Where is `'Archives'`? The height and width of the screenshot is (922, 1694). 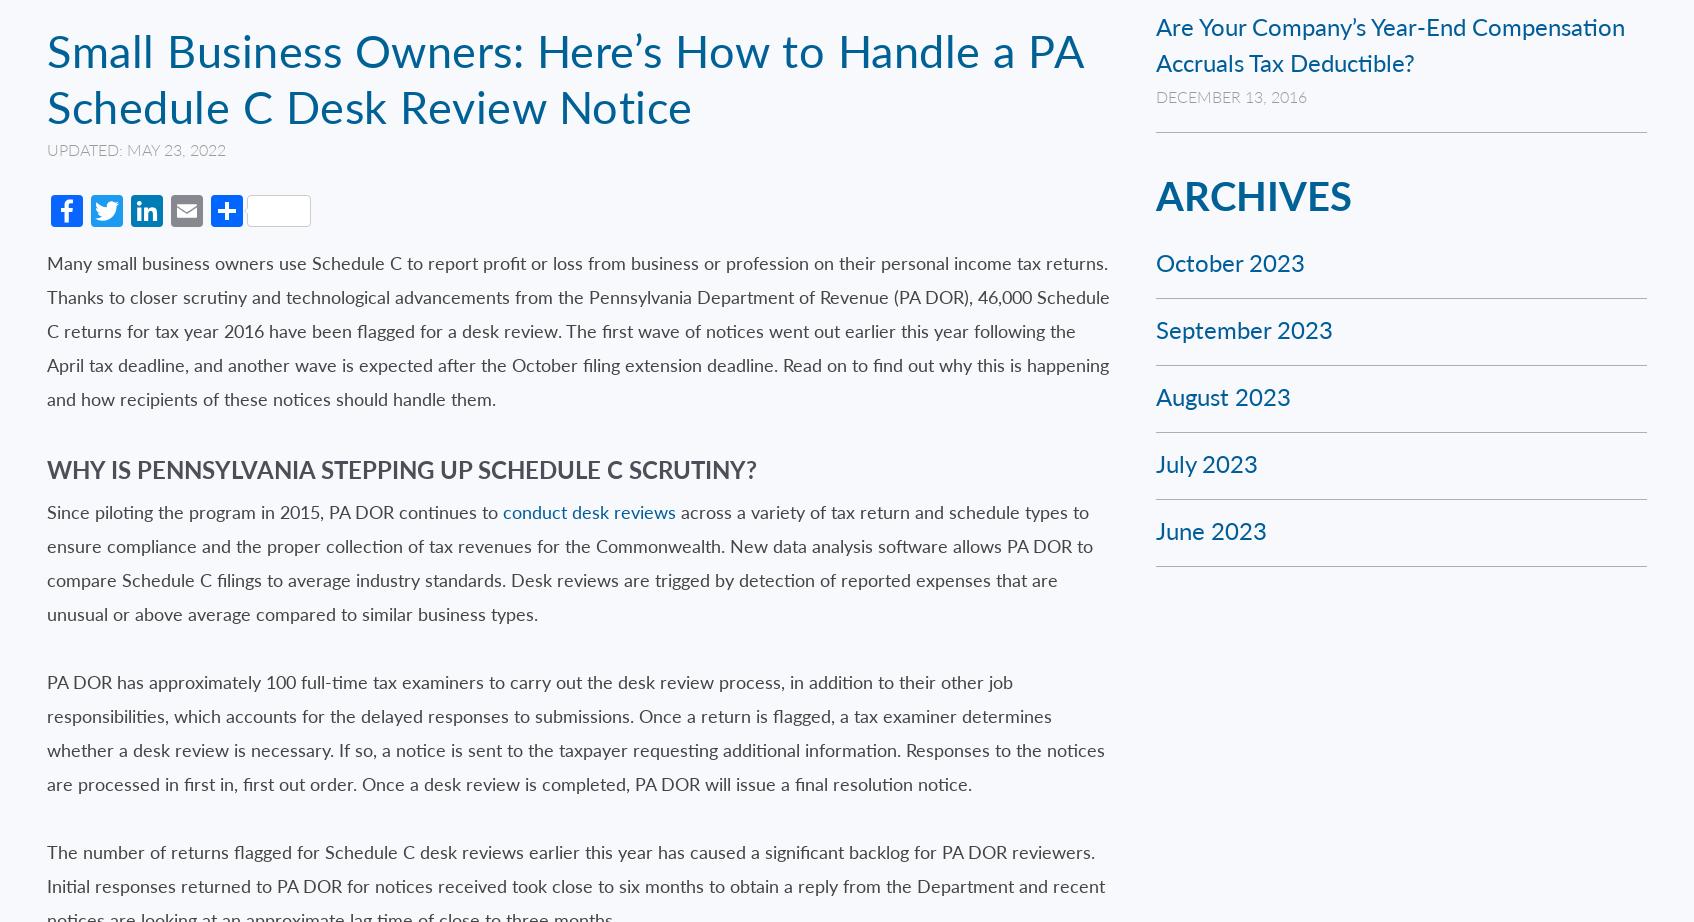 'Archives' is located at coordinates (1252, 194).